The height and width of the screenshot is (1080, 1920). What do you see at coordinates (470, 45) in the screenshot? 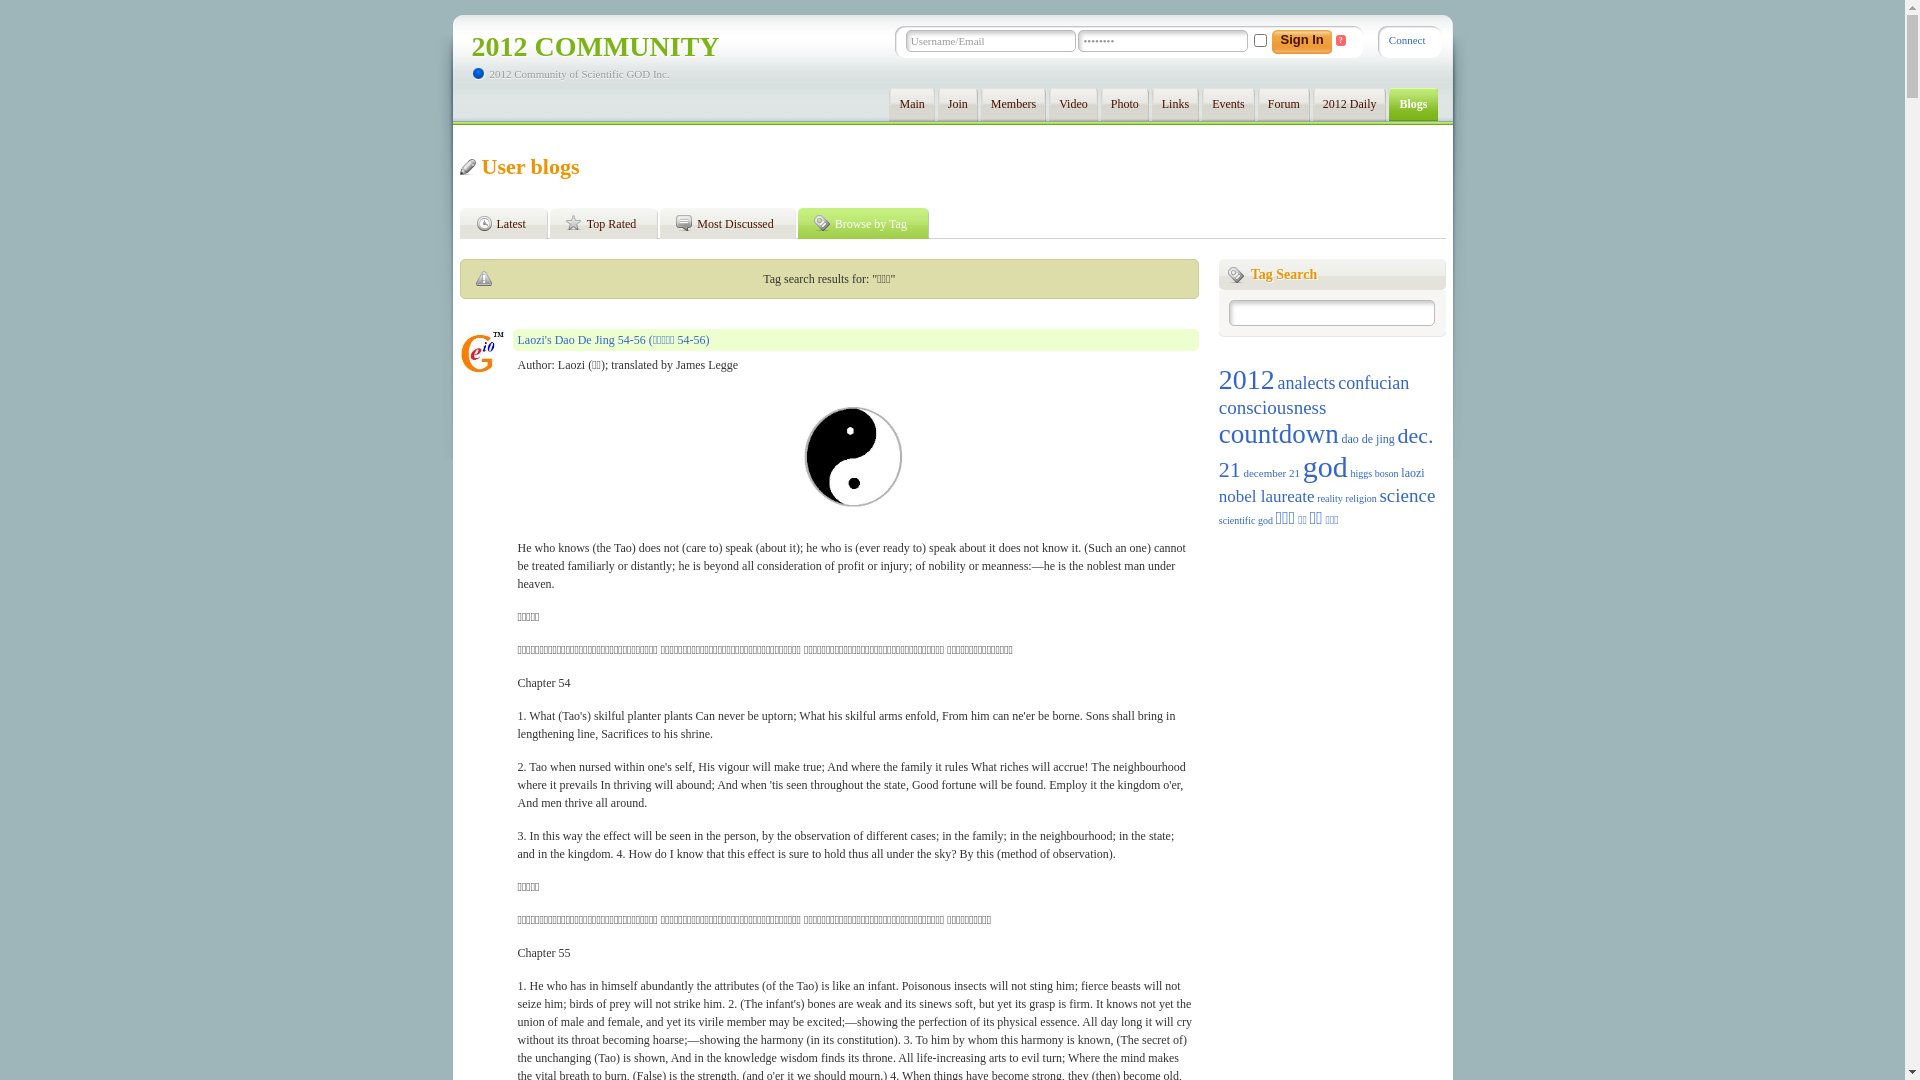
I see `'2012 COMMUNITY'` at bounding box center [470, 45].